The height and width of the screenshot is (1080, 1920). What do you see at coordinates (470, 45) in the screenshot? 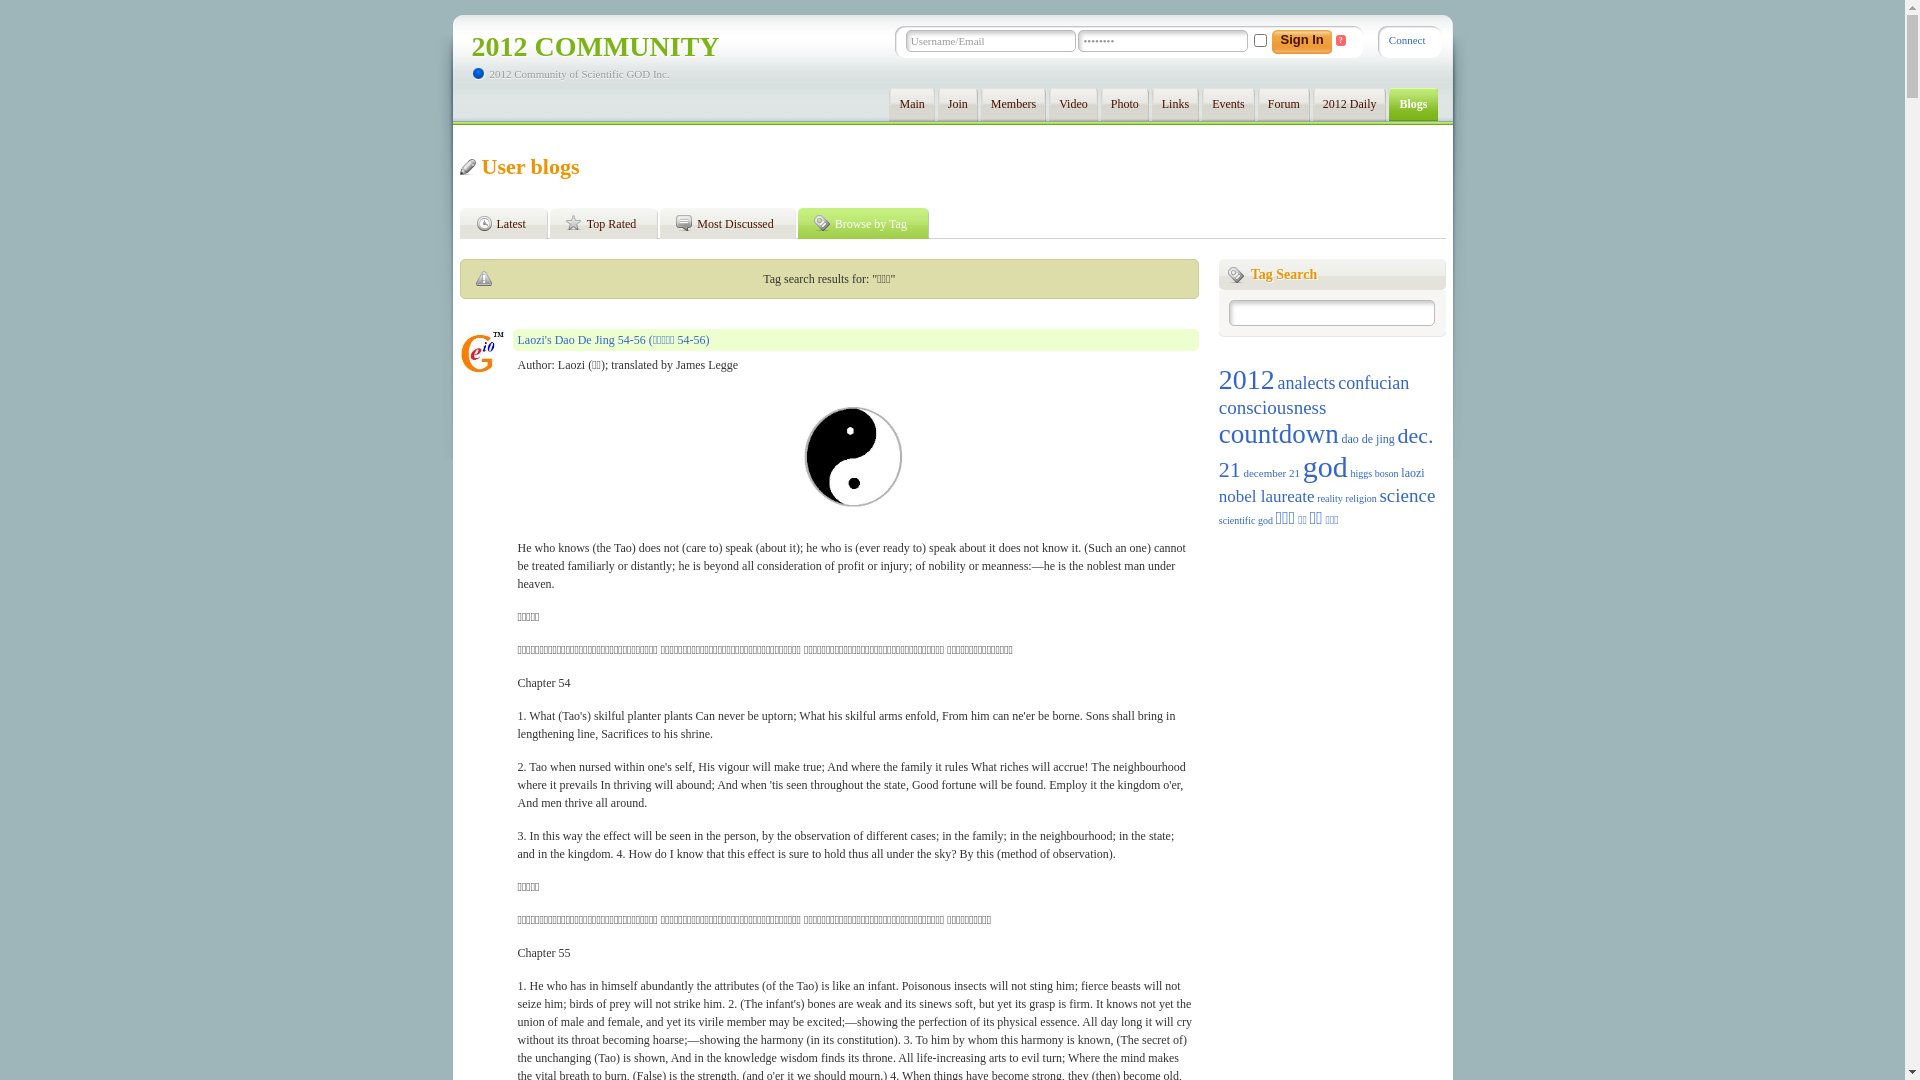
I see `'2012 COMMUNITY'` at bounding box center [470, 45].